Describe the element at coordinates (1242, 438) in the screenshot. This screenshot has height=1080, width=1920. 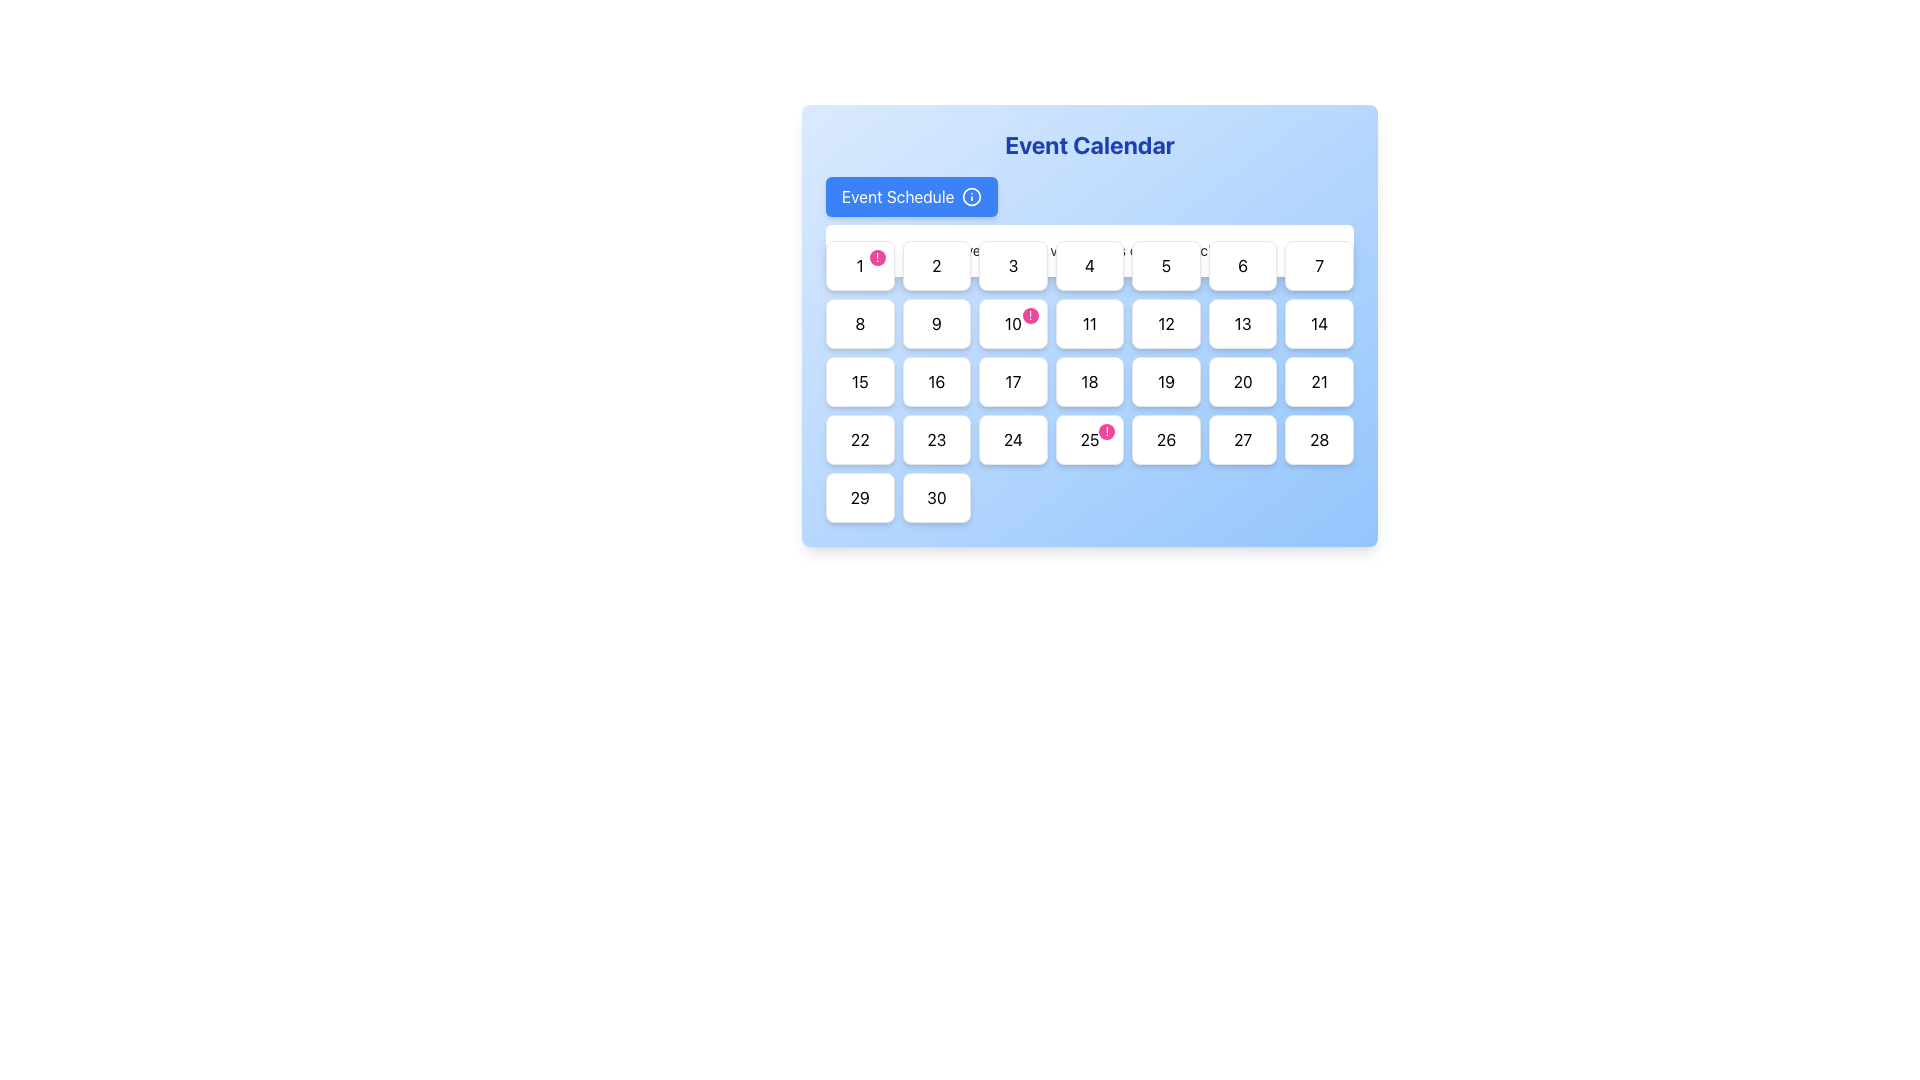
I see `the calendar day cell representing the date '27', located in the bottom row and fifth column of the calendar grid` at that location.